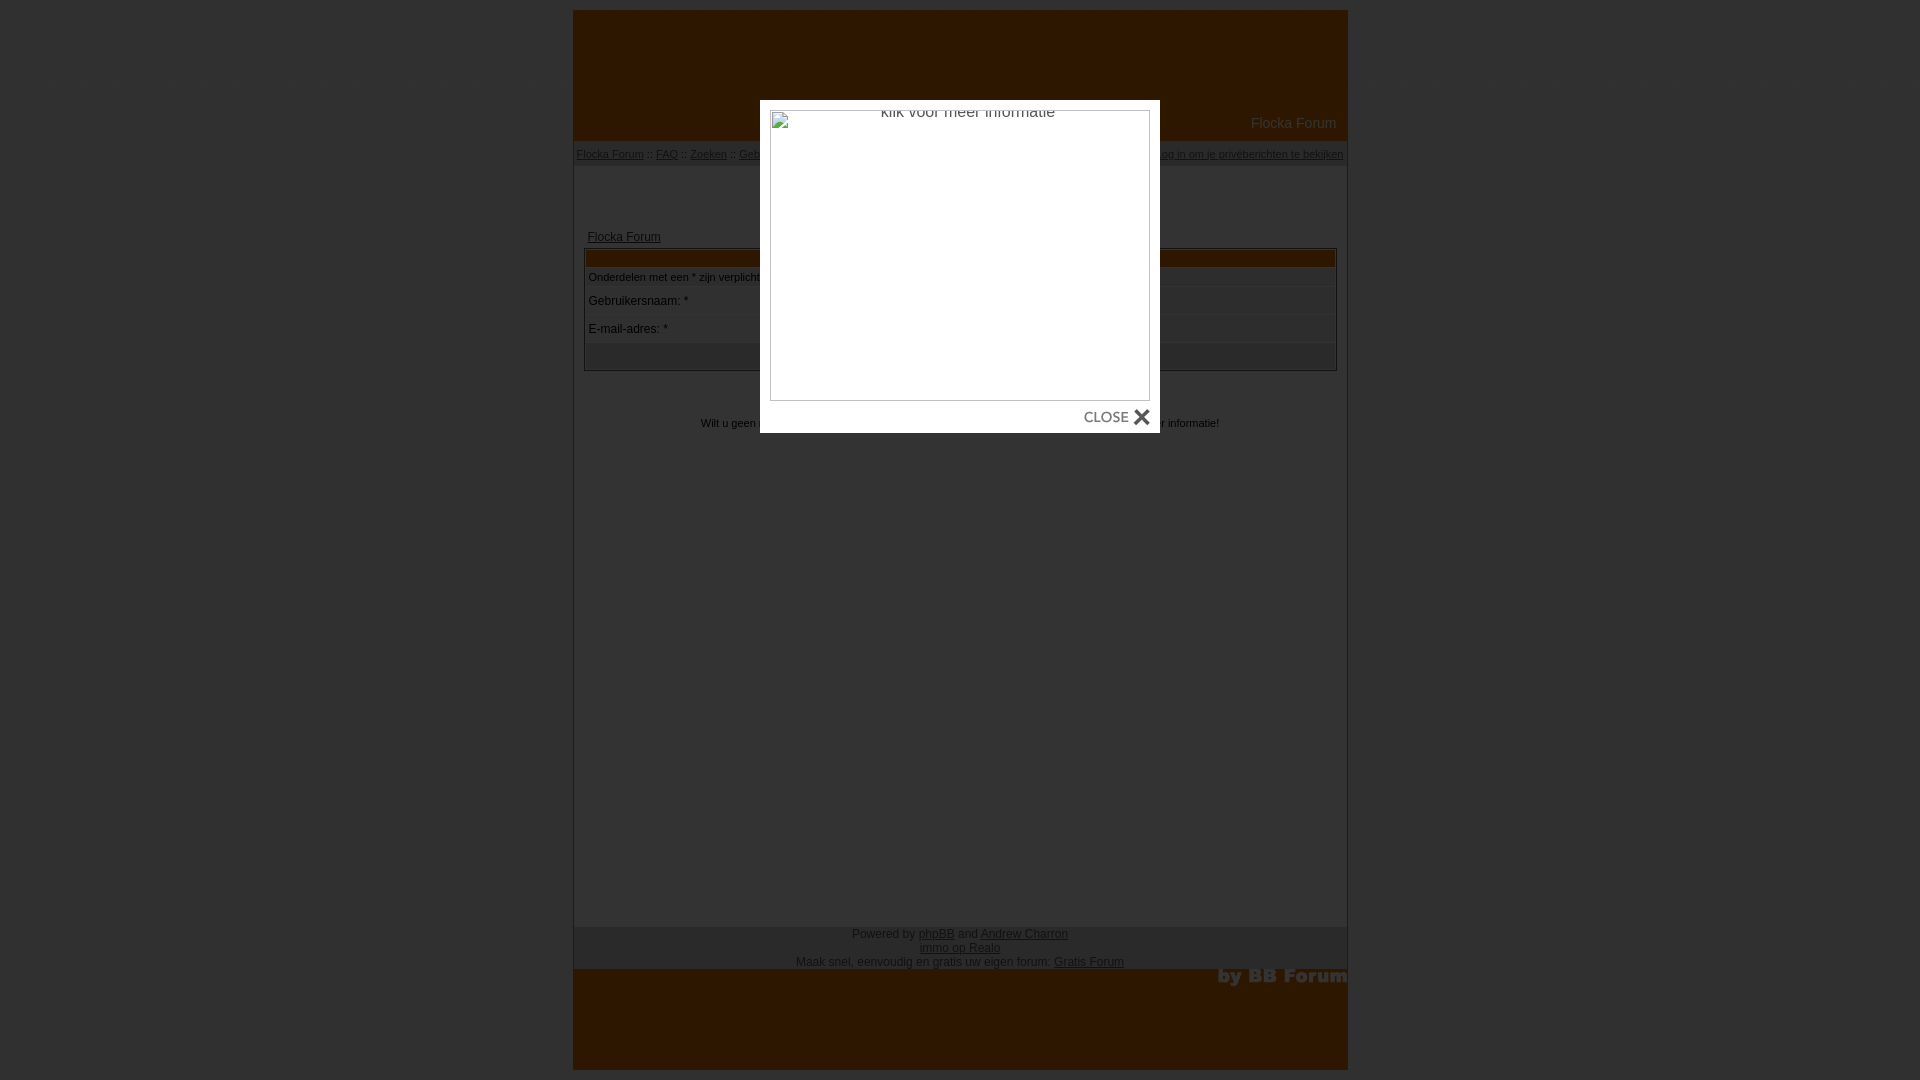  Describe the element at coordinates (708, 153) in the screenshot. I see `'Zoeken'` at that location.